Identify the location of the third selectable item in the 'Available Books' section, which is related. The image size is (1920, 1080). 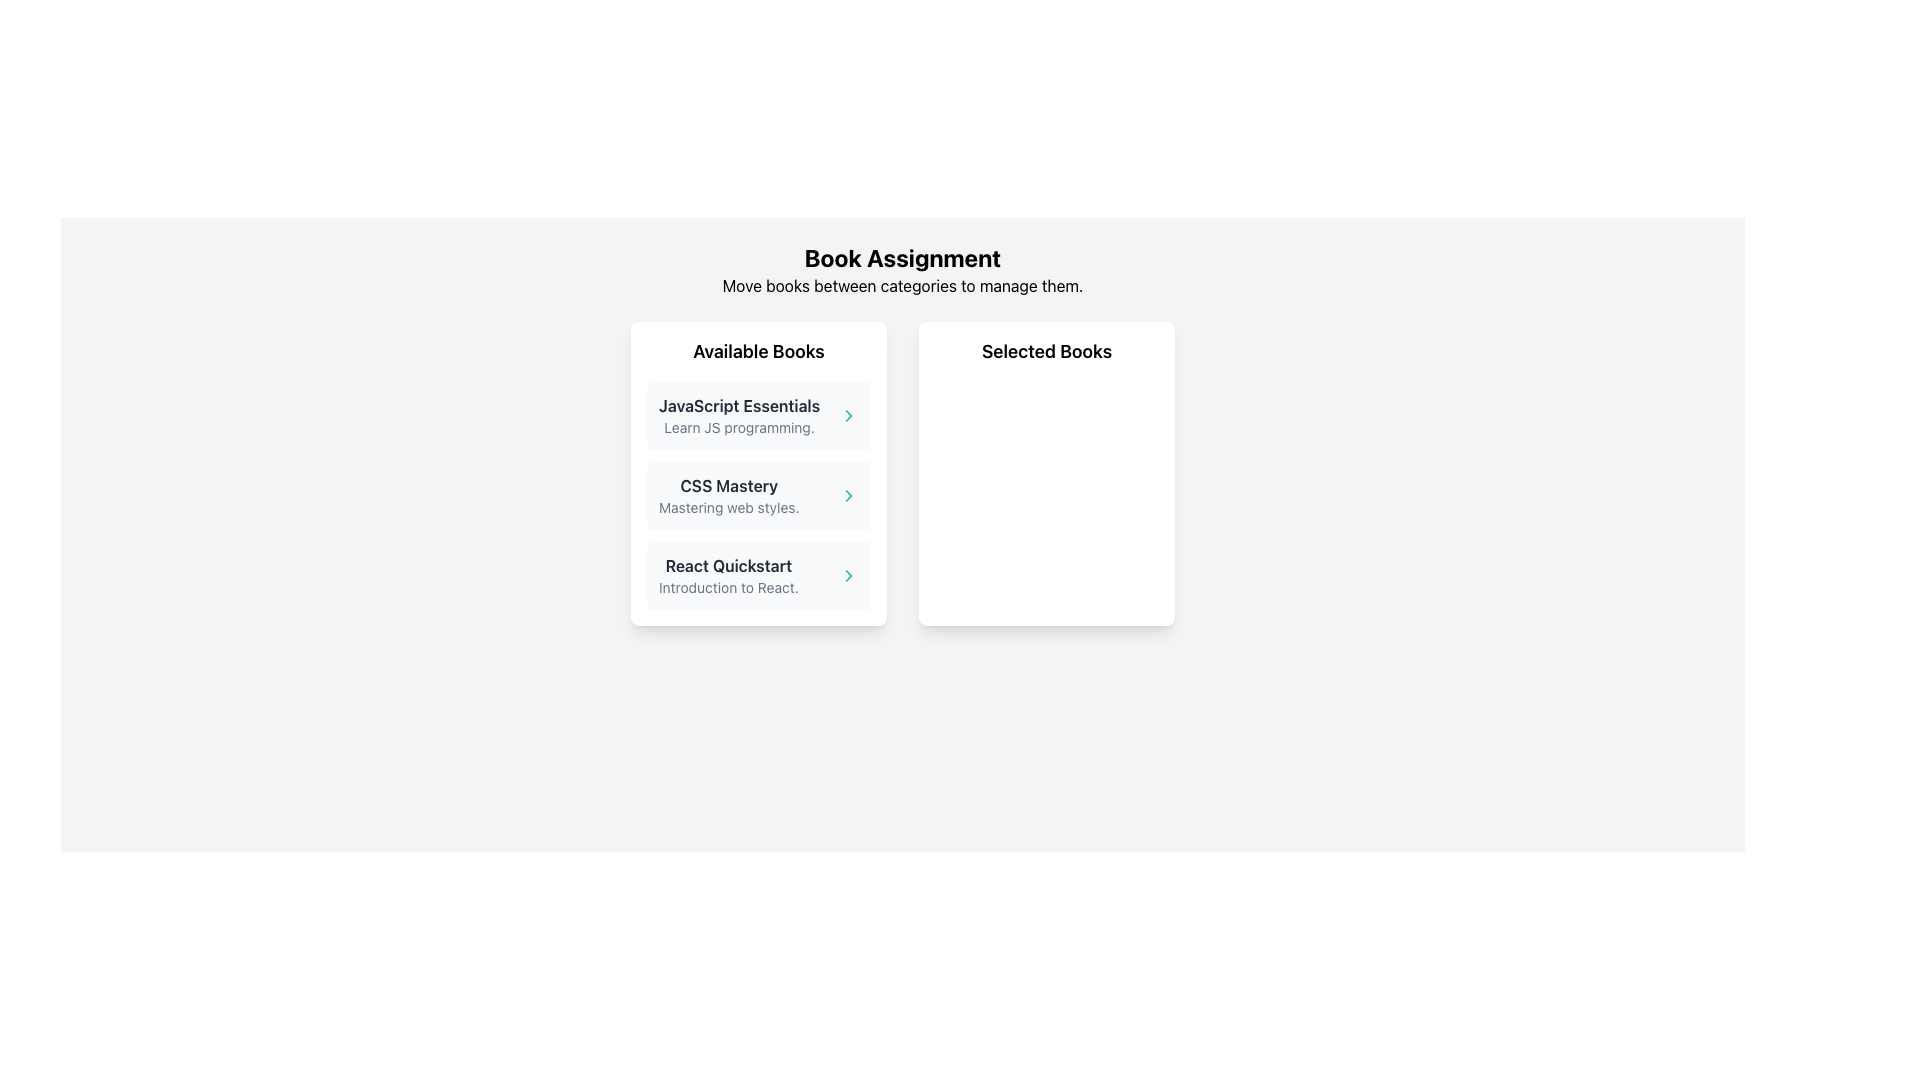
(757, 575).